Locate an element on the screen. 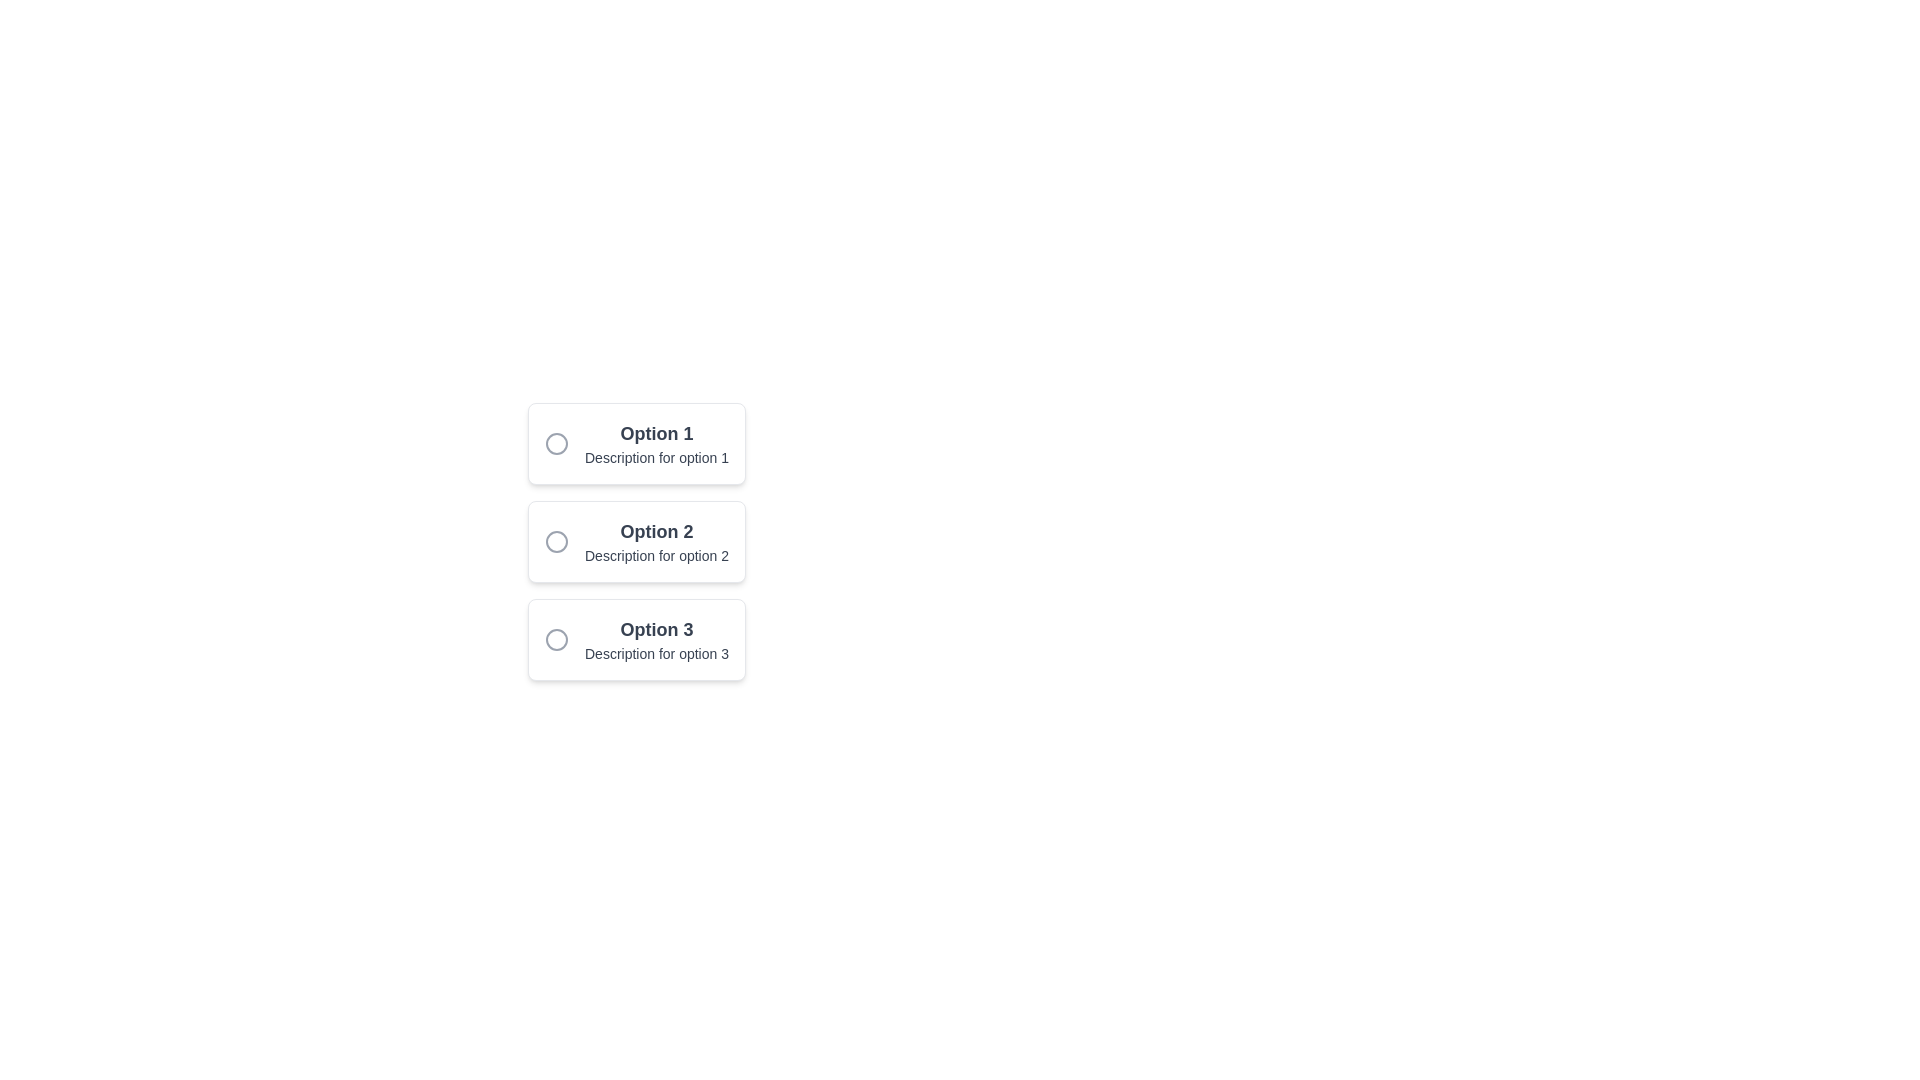 The image size is (1920, 1080). the text label element that displays 'Description for option 2', which is located directly below the bold 'Option 2' is located at coordinates (657, 555).